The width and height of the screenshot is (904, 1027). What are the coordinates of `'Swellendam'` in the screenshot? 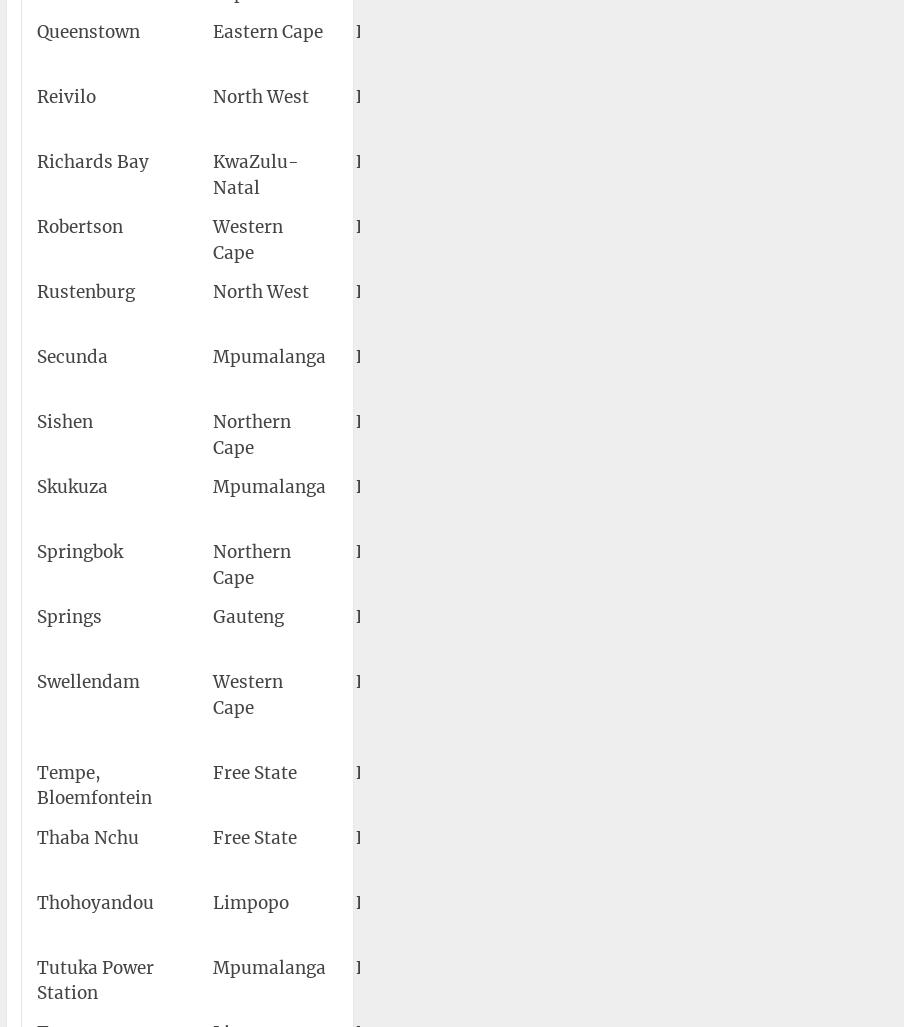 It's located at (35, 681).